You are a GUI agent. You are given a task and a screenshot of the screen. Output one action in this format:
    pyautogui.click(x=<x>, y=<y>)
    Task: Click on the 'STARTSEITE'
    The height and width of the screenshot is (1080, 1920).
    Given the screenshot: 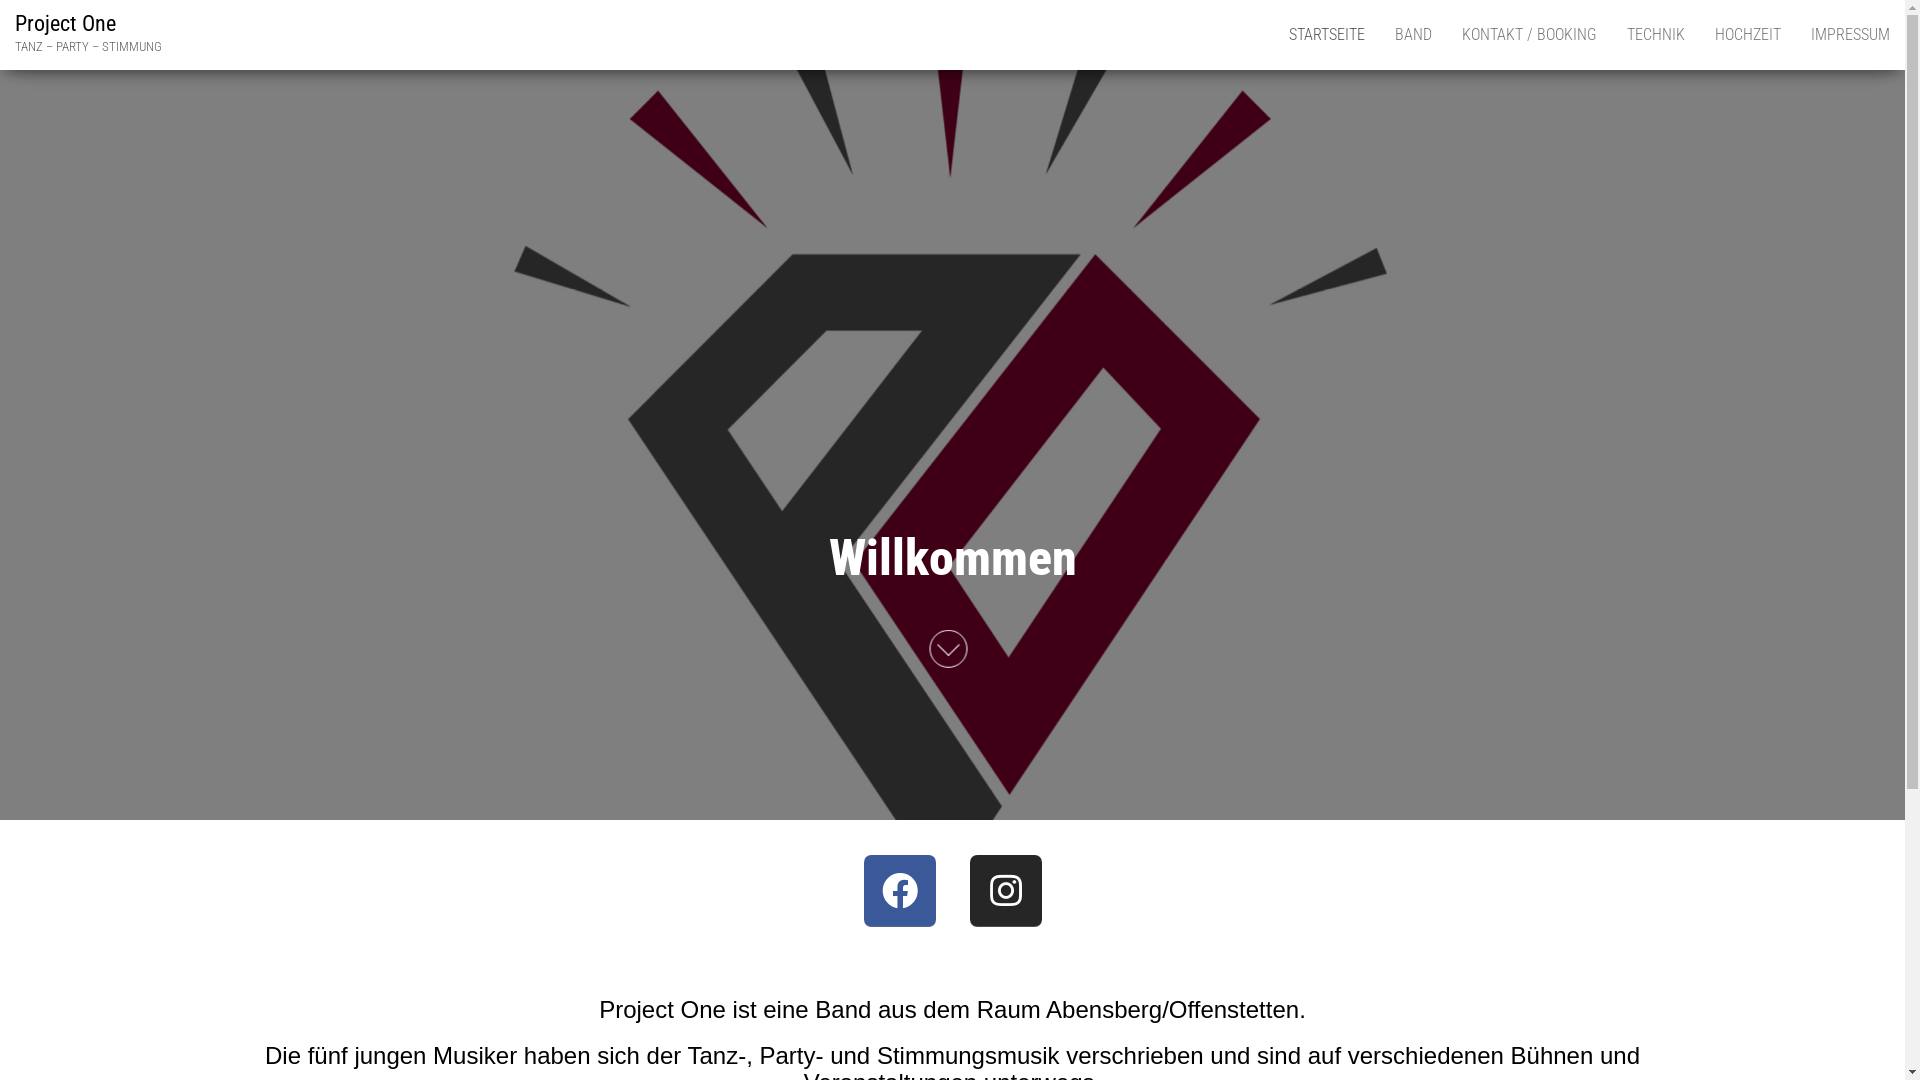 What is the action you would take?
    pyautogui.click(x=1326, y=34)
    